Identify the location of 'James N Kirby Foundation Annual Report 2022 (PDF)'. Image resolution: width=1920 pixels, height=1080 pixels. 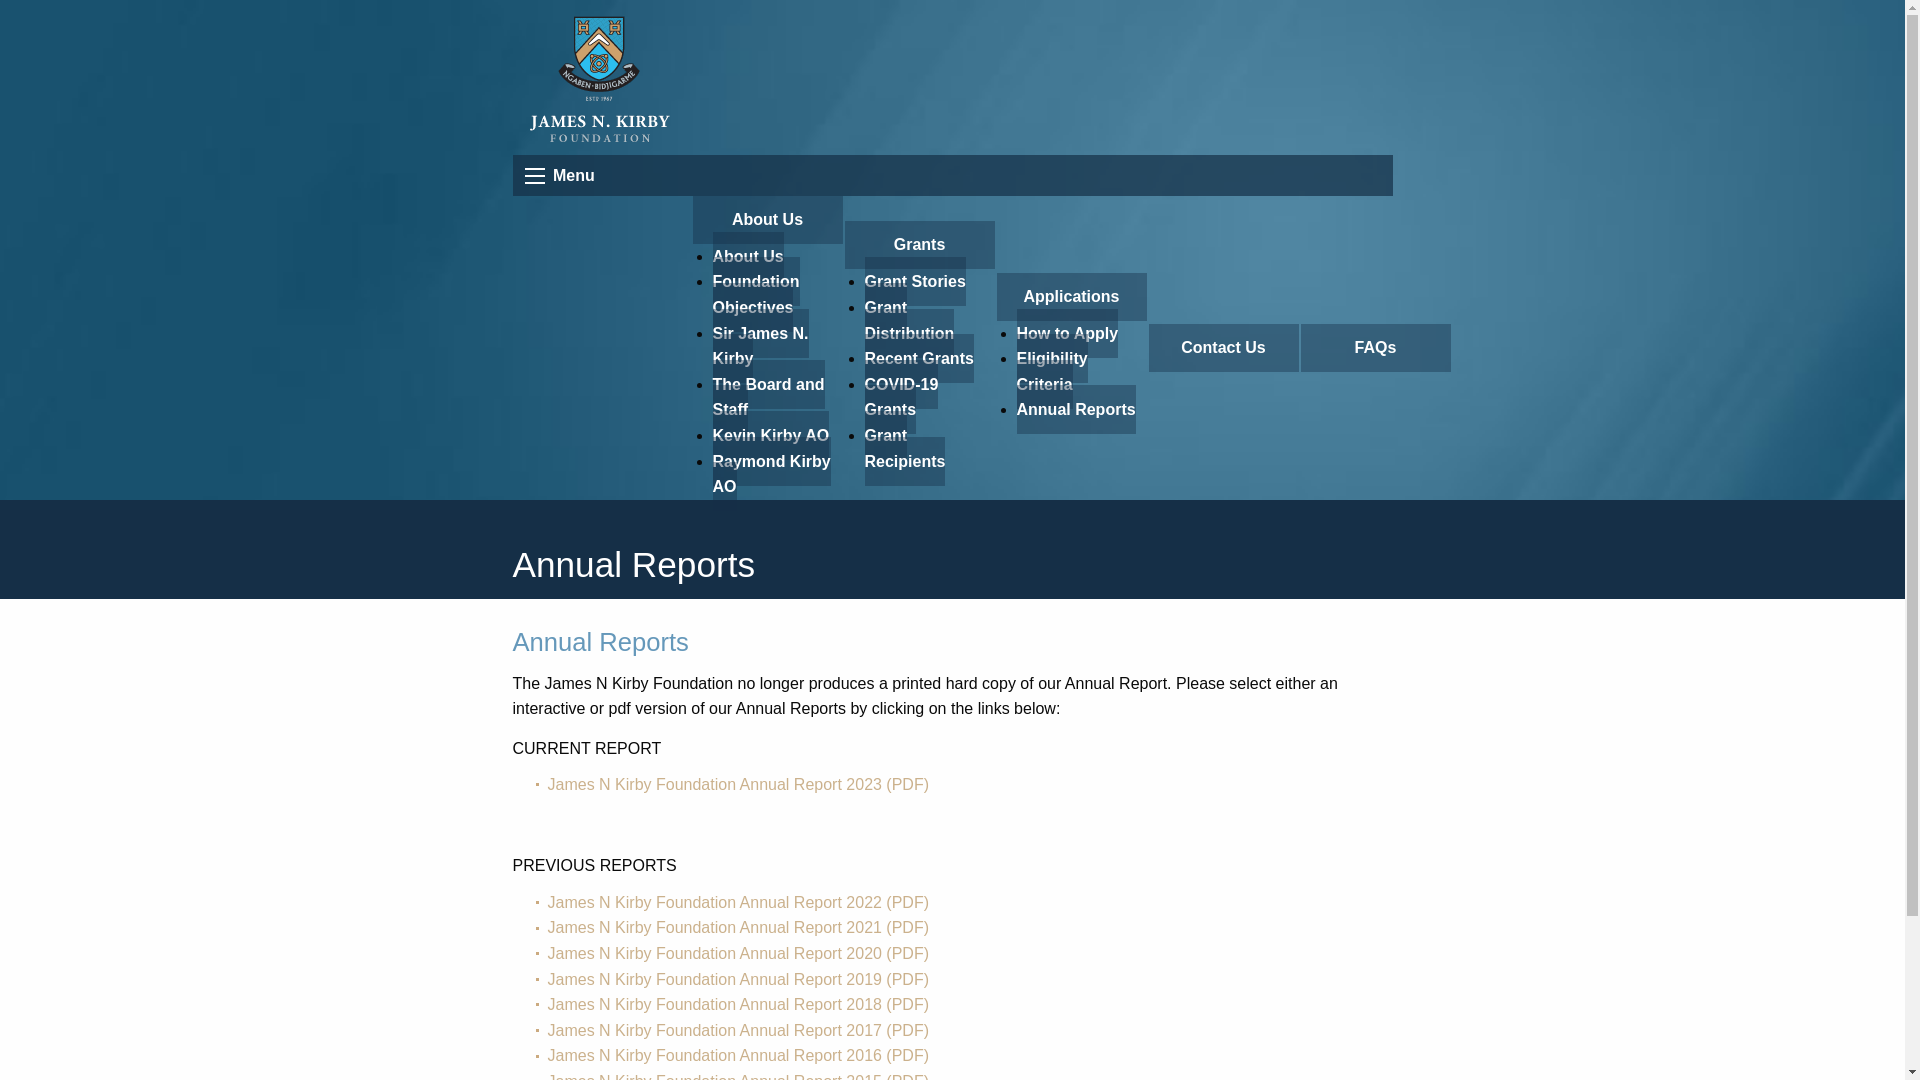
(738, 902).